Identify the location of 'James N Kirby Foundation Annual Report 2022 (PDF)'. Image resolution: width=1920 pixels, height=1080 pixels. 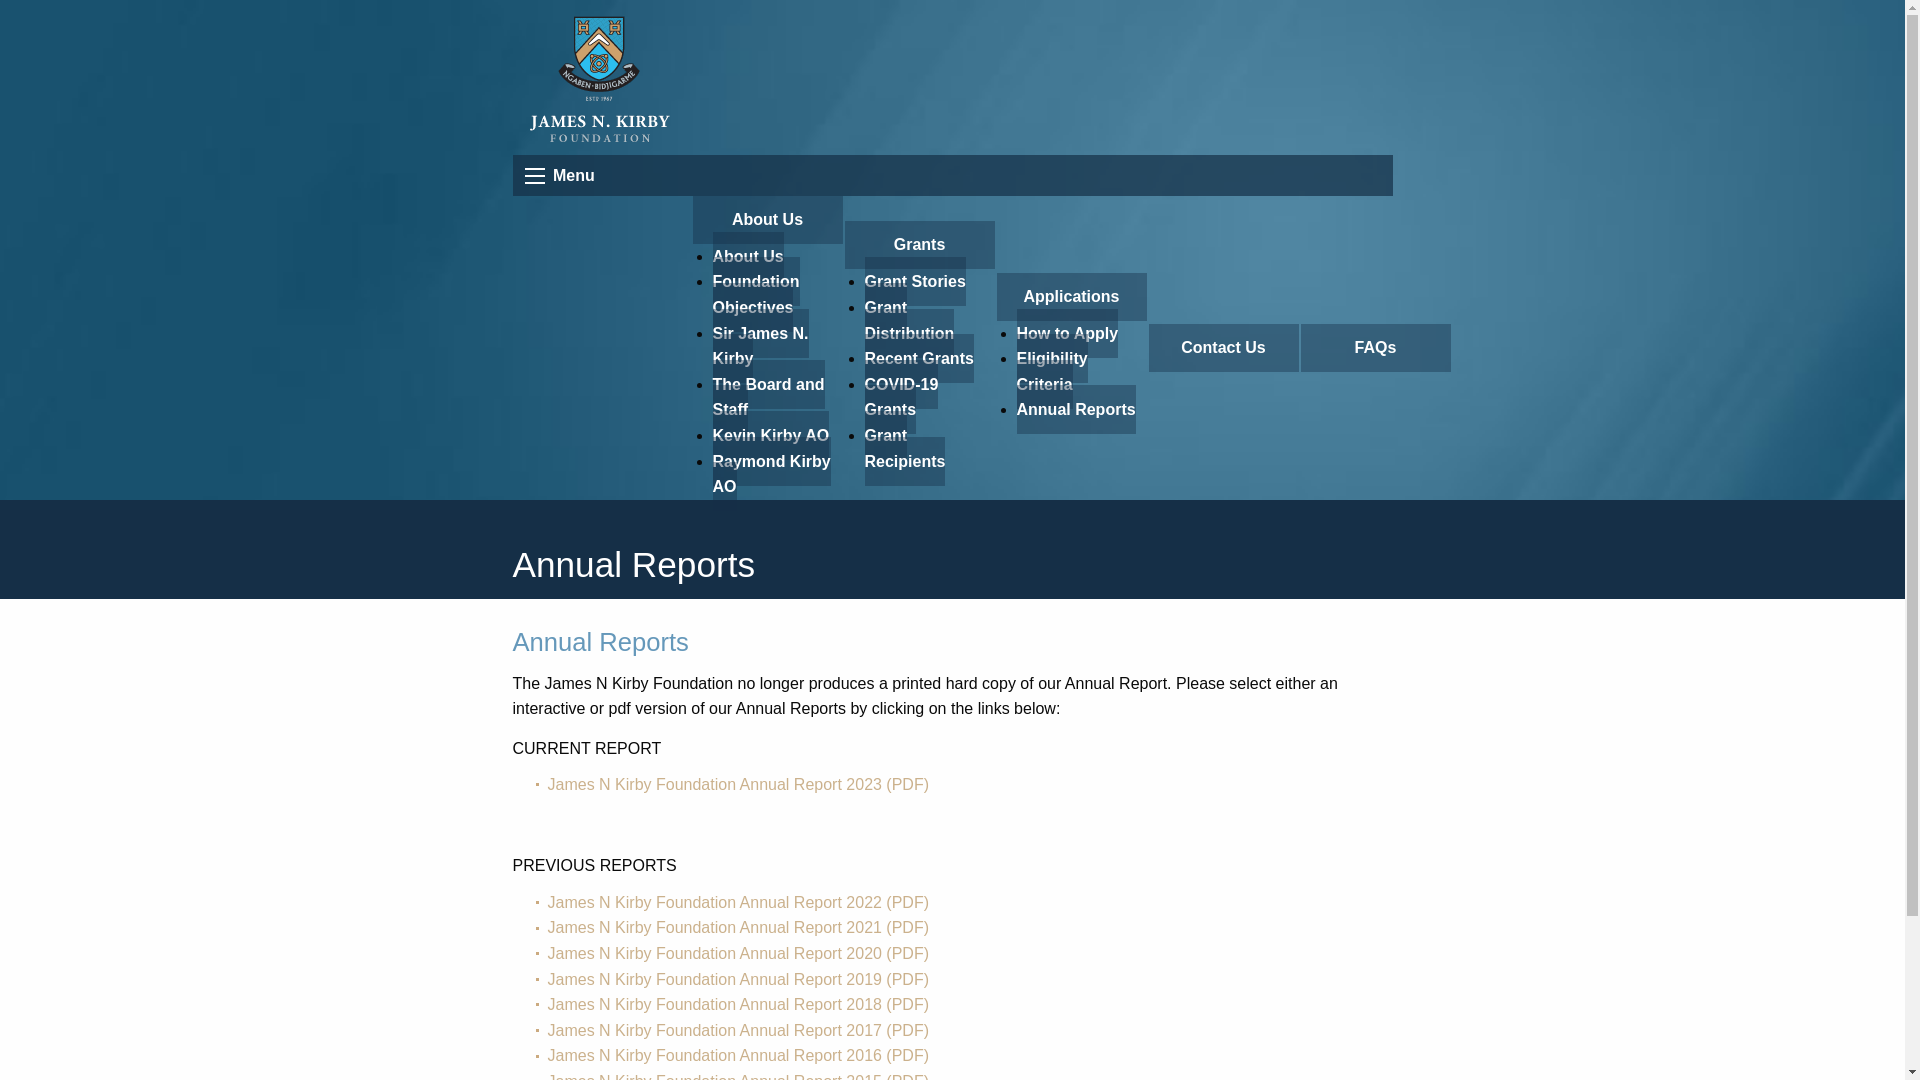
(738, 902).